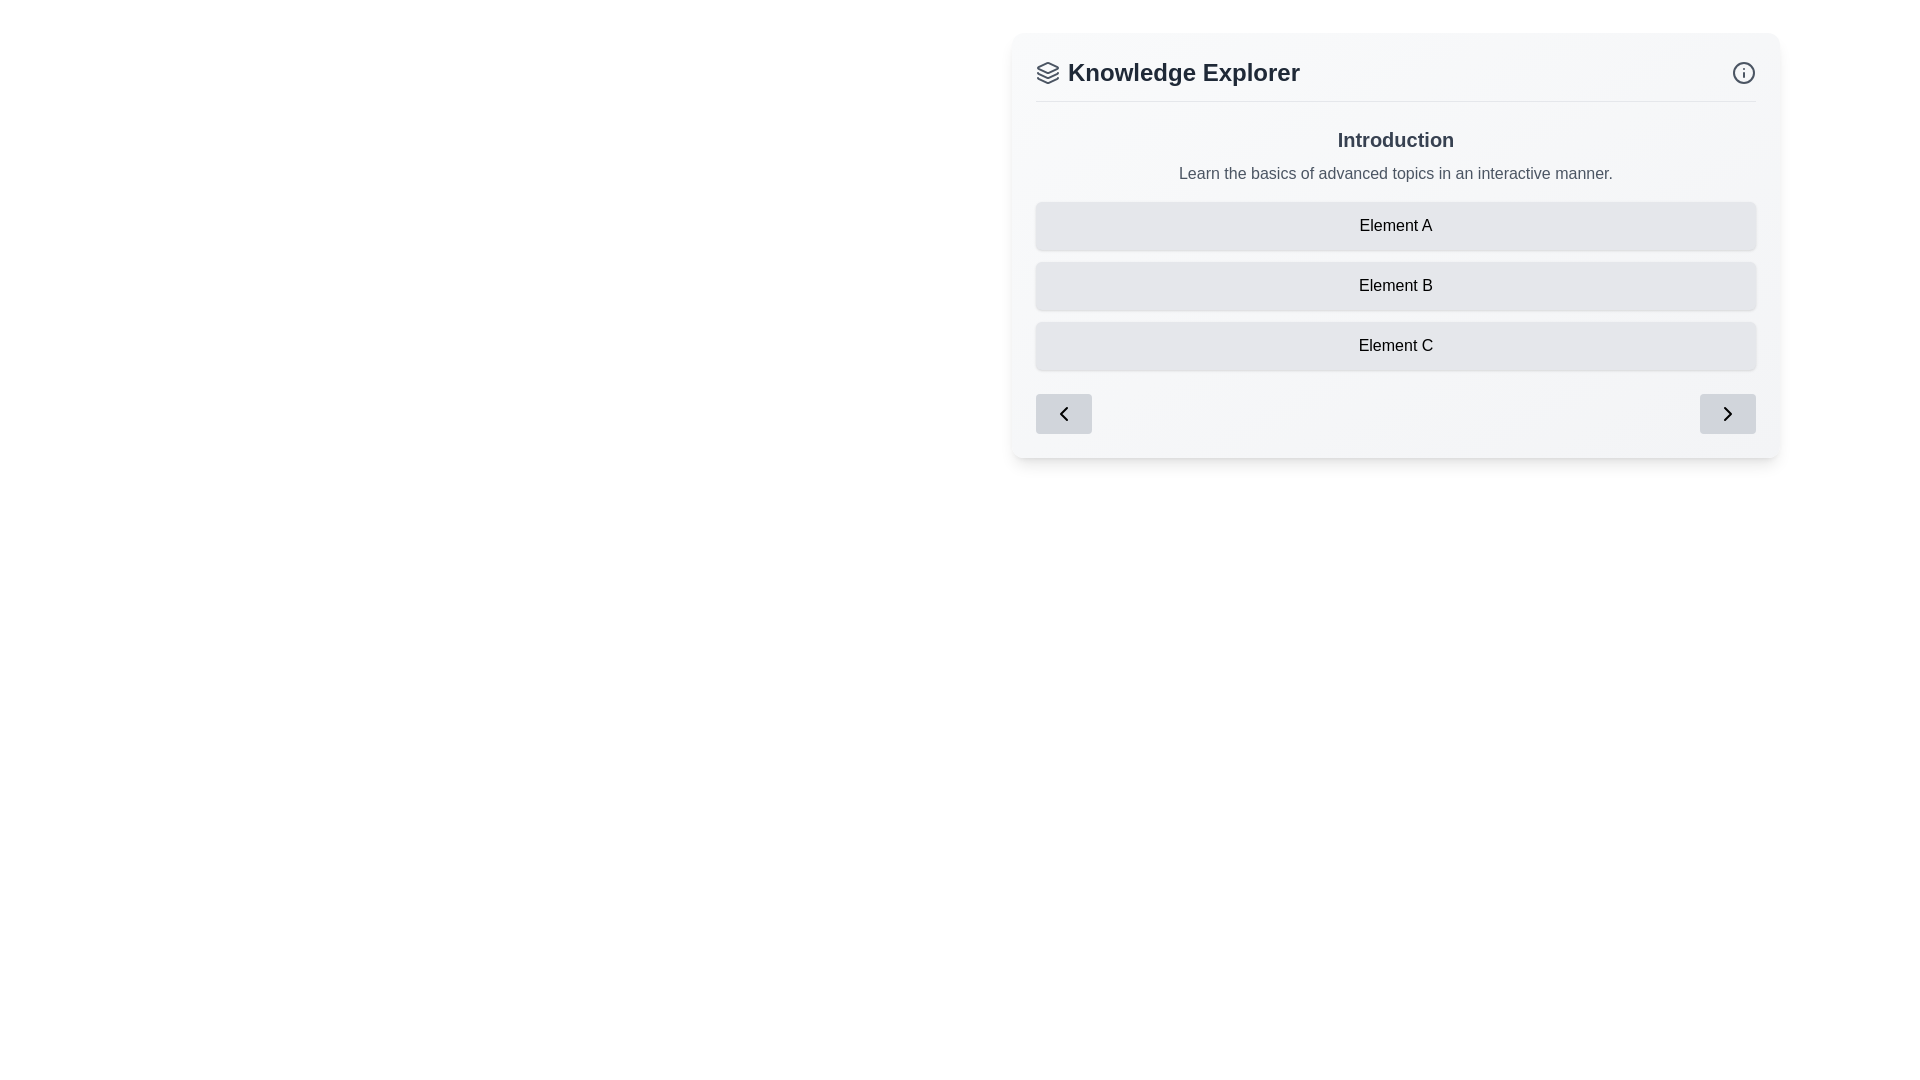 The height and width of the screenshot is (1080, 1920). What do you see at coordinates (1046, 72) in the screenshot?
I see `the small gray icon resembling a stack of layers located to the left of the title text 'Knowledge Explorer' in the top-left area of the UI card` at bounding box center [1046, 72].